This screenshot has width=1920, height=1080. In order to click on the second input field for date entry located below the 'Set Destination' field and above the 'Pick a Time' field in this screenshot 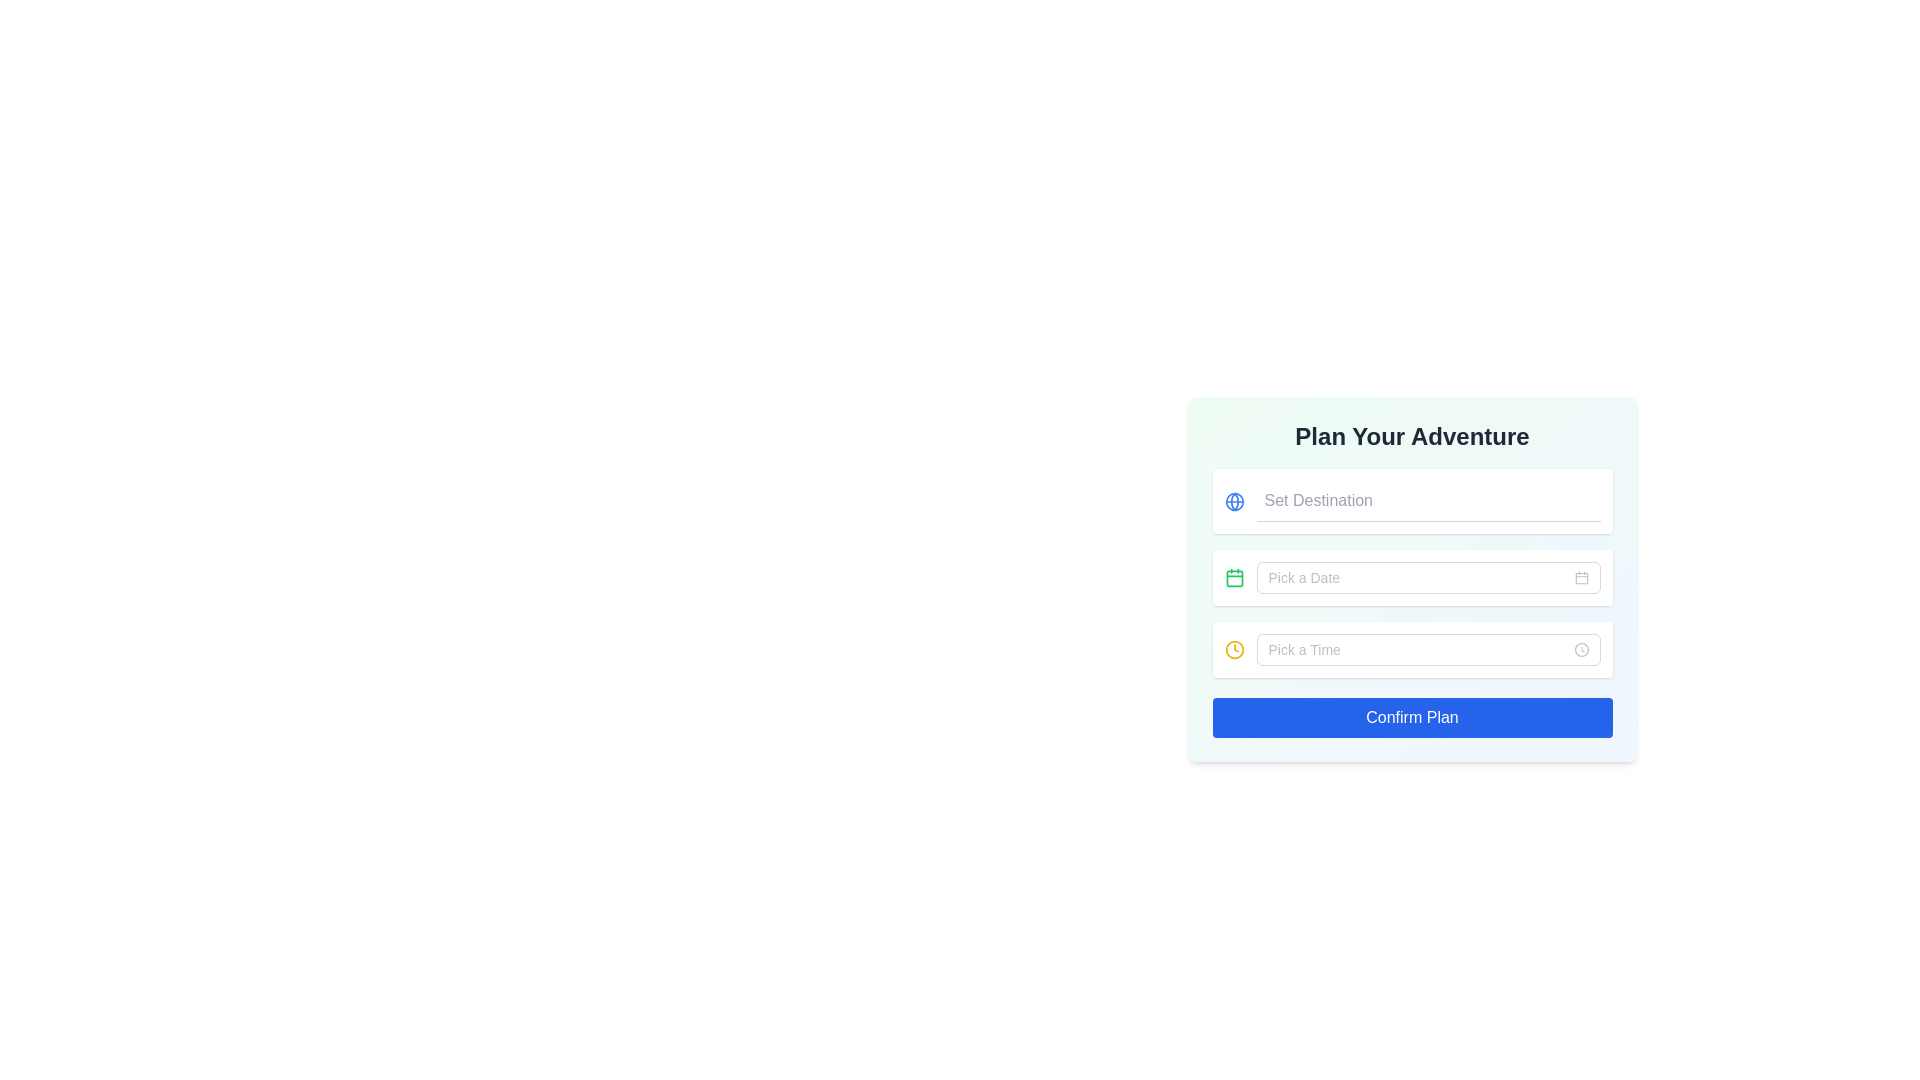, I will do `click(1418, 578)`.